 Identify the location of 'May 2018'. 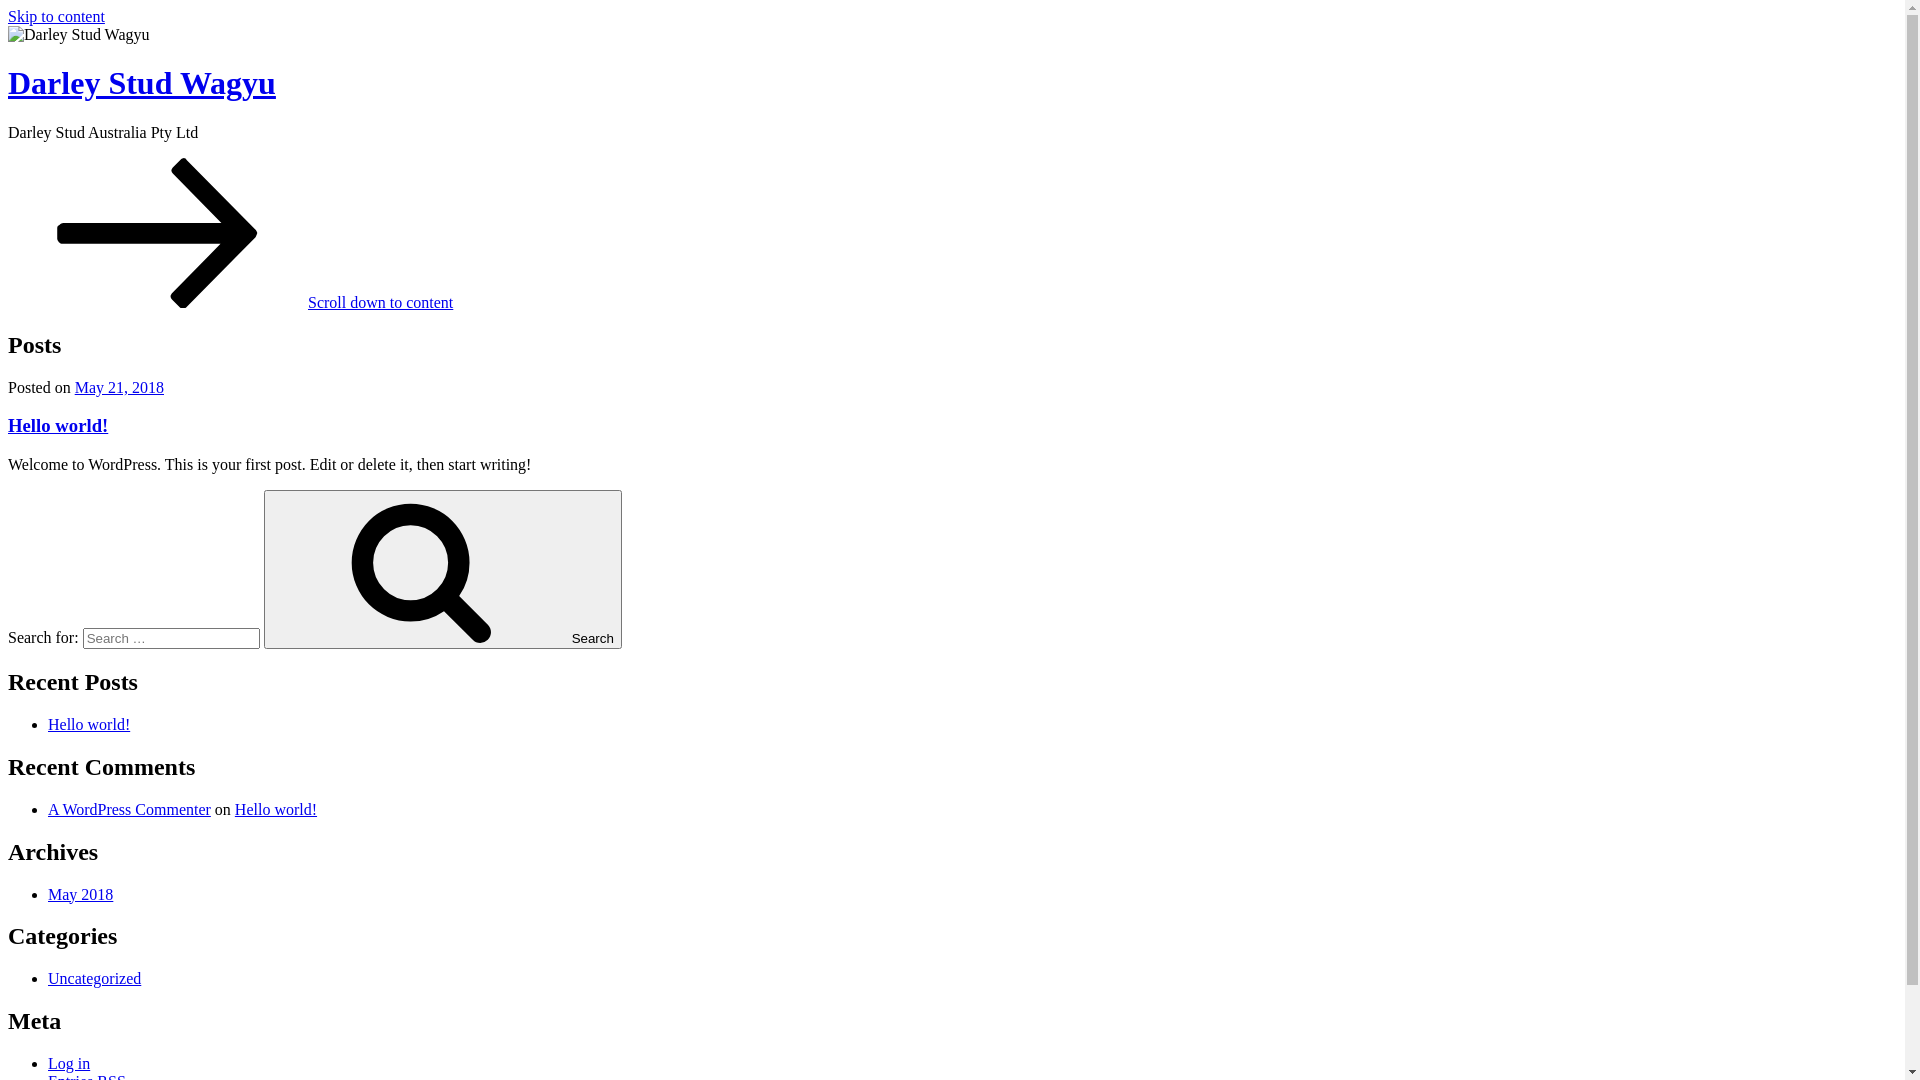
(80, 893).